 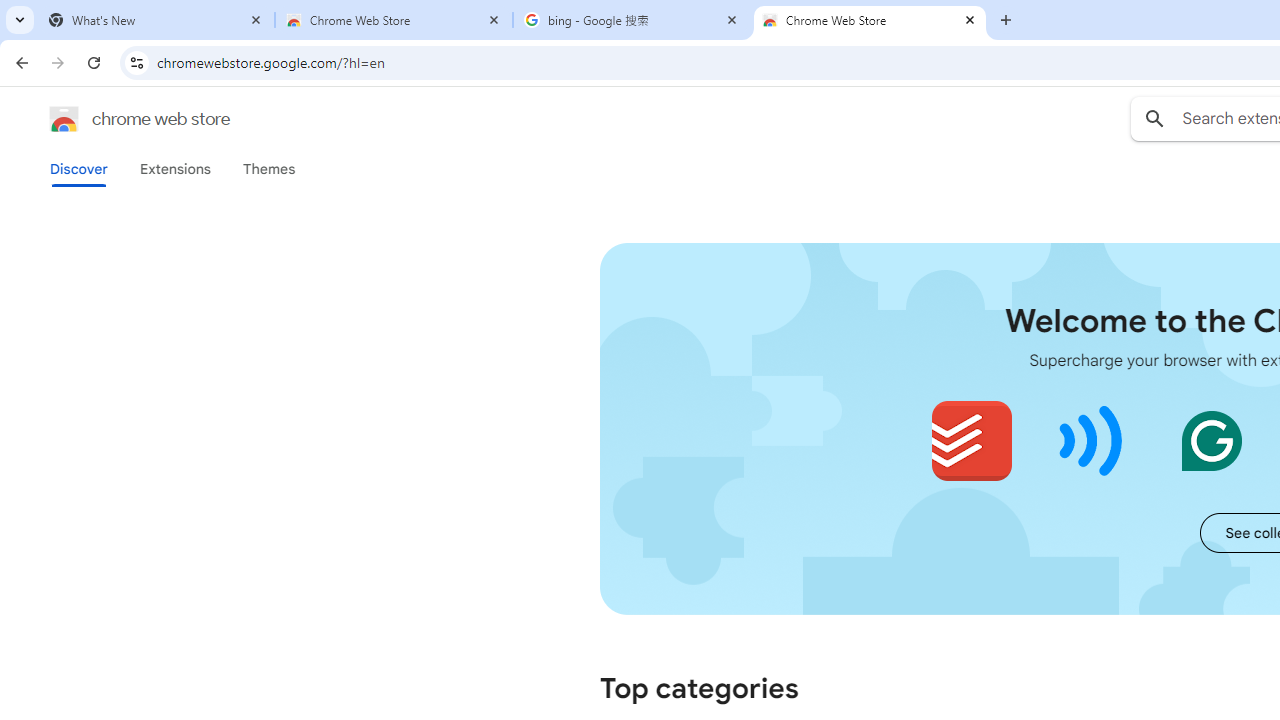 I want to click on 'Volume Master', so click(x=1090, y=440).